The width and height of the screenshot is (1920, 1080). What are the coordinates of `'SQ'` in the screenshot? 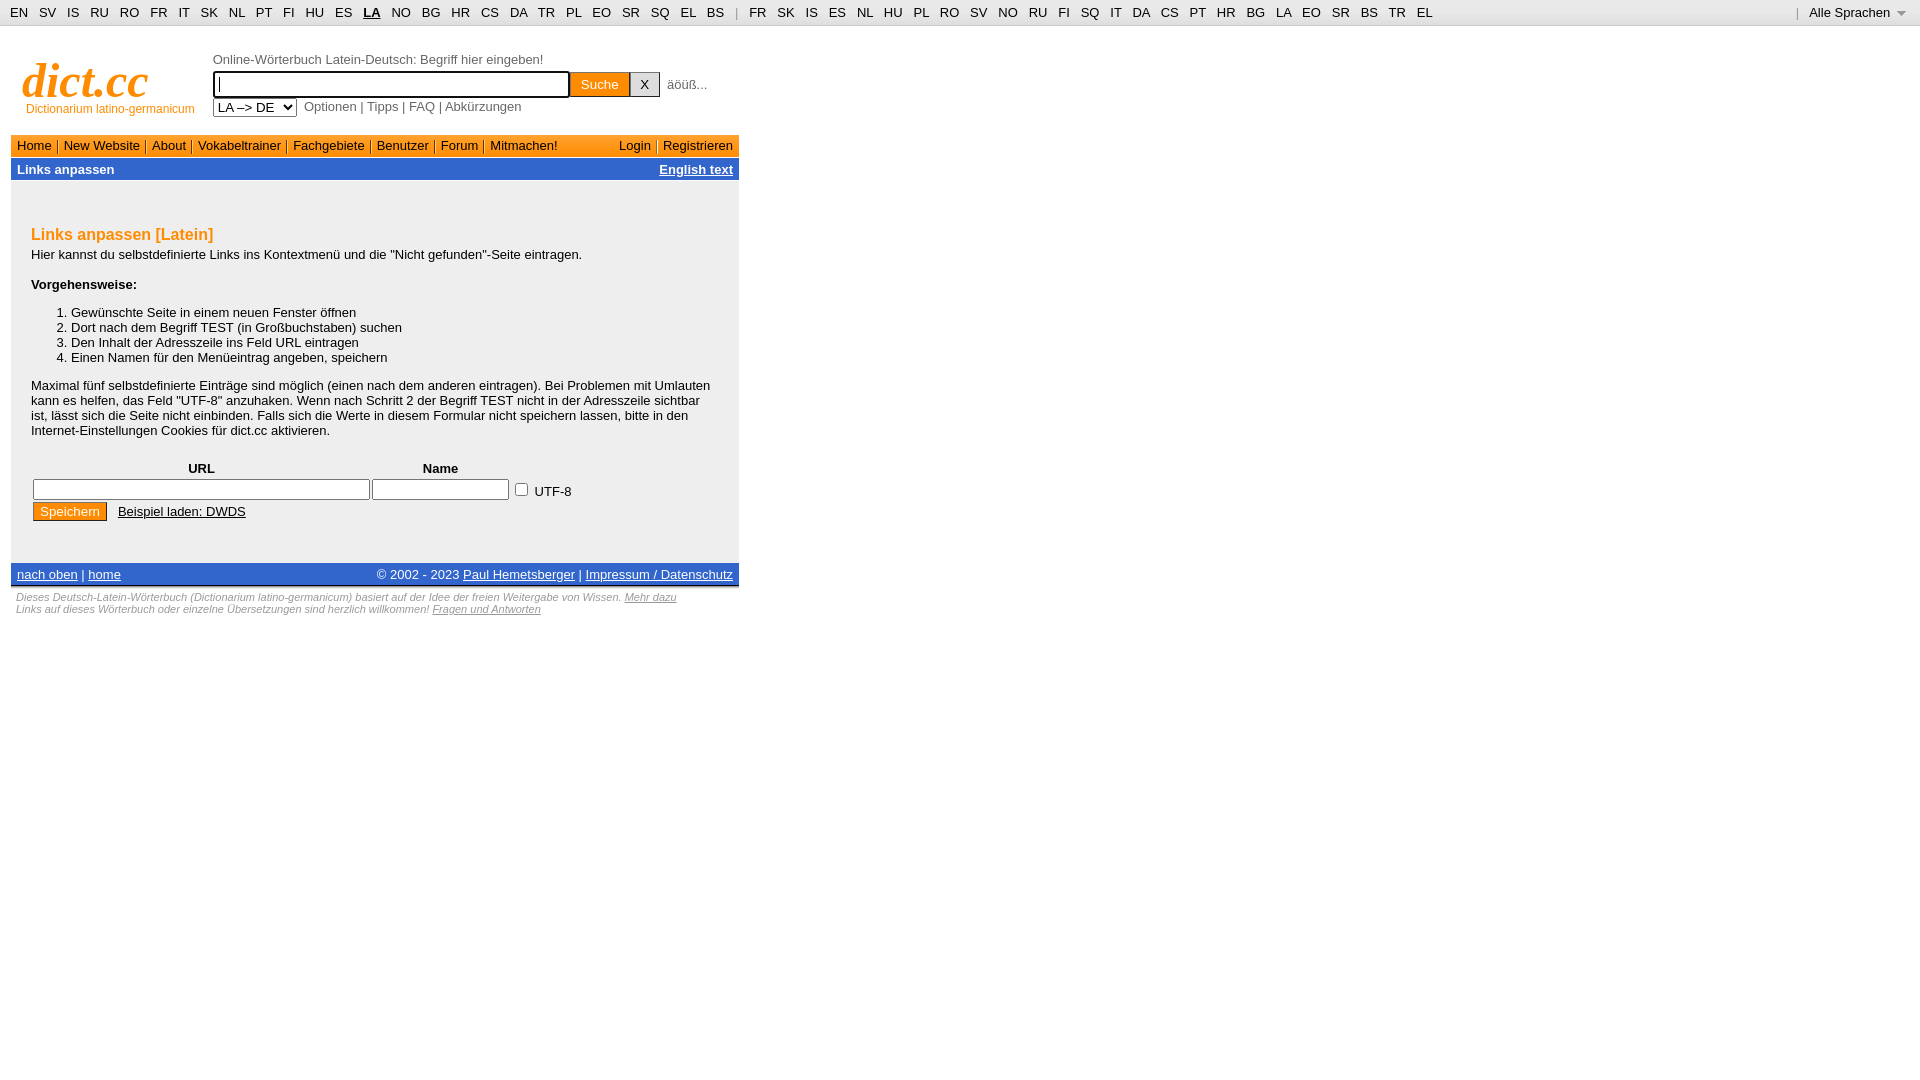 It's located at (1089, 12).